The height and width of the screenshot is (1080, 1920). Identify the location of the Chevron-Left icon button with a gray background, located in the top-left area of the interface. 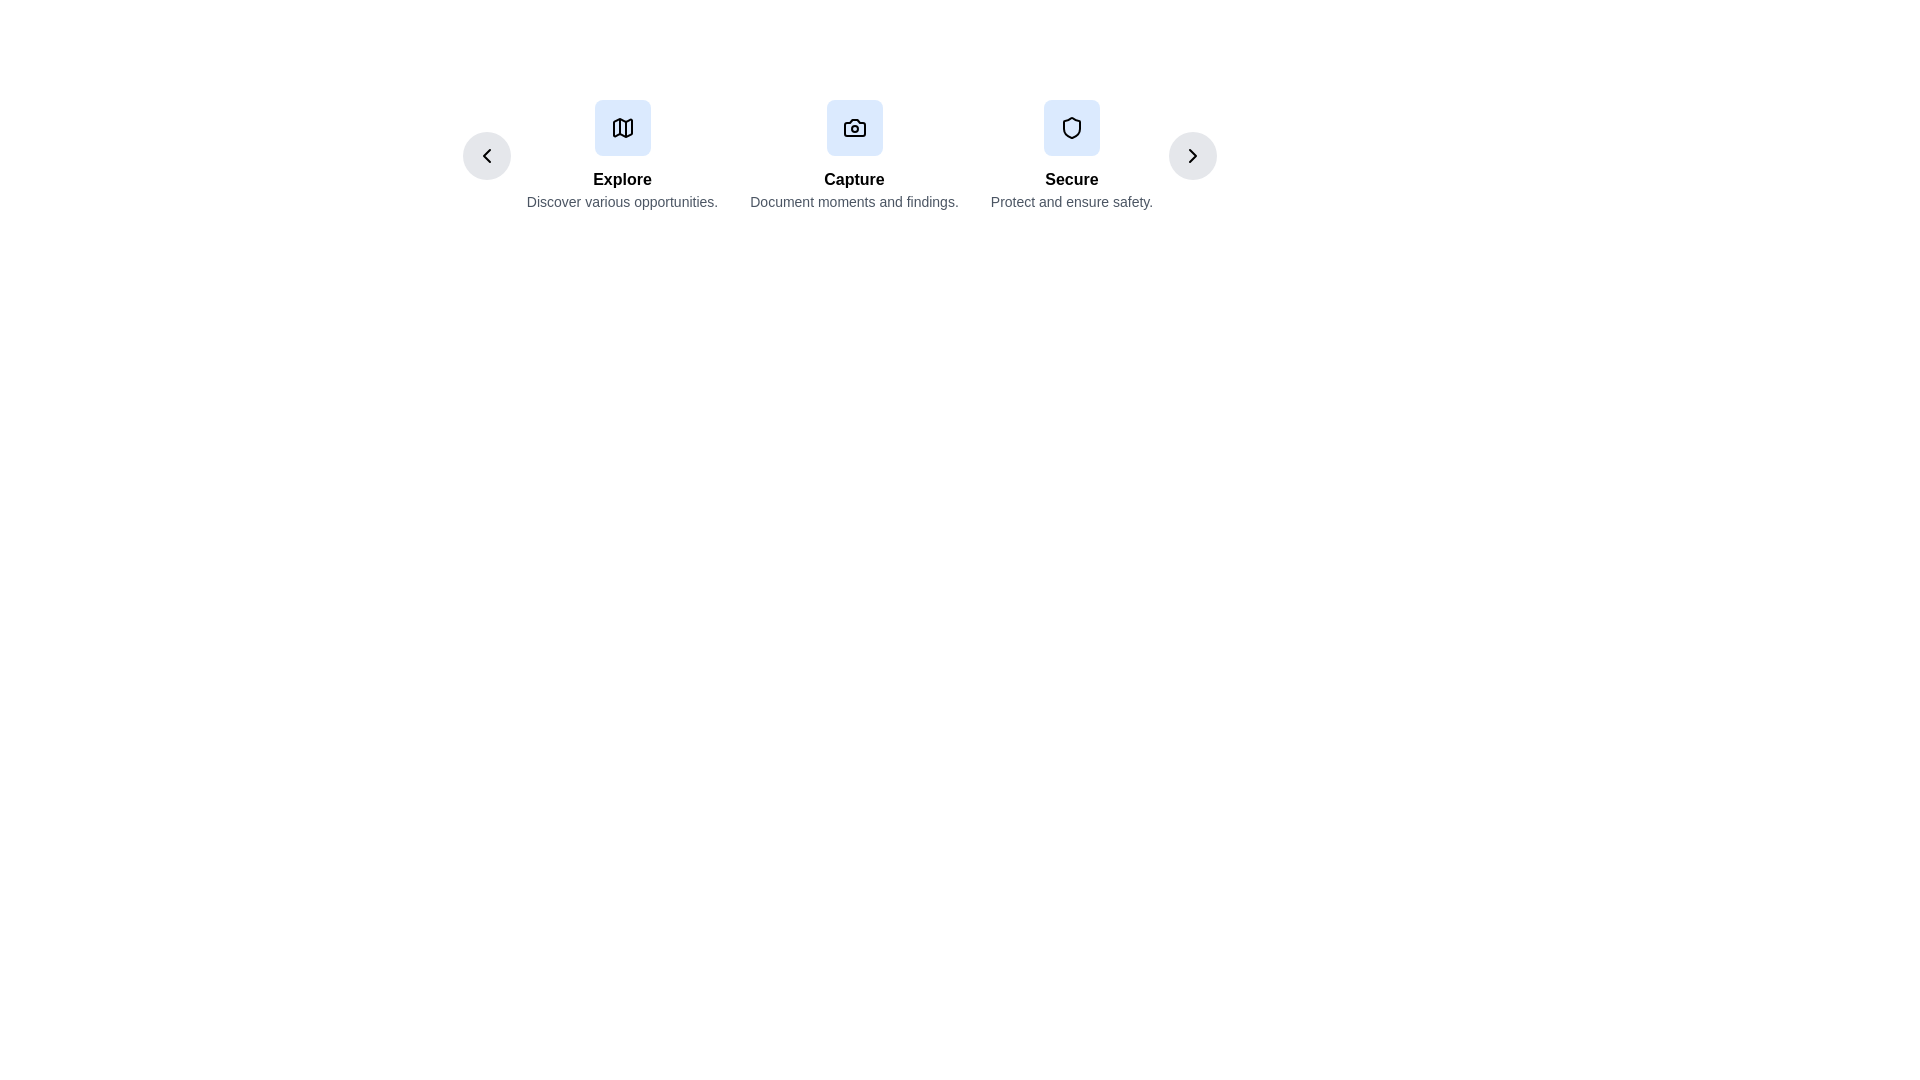
(486, 154).